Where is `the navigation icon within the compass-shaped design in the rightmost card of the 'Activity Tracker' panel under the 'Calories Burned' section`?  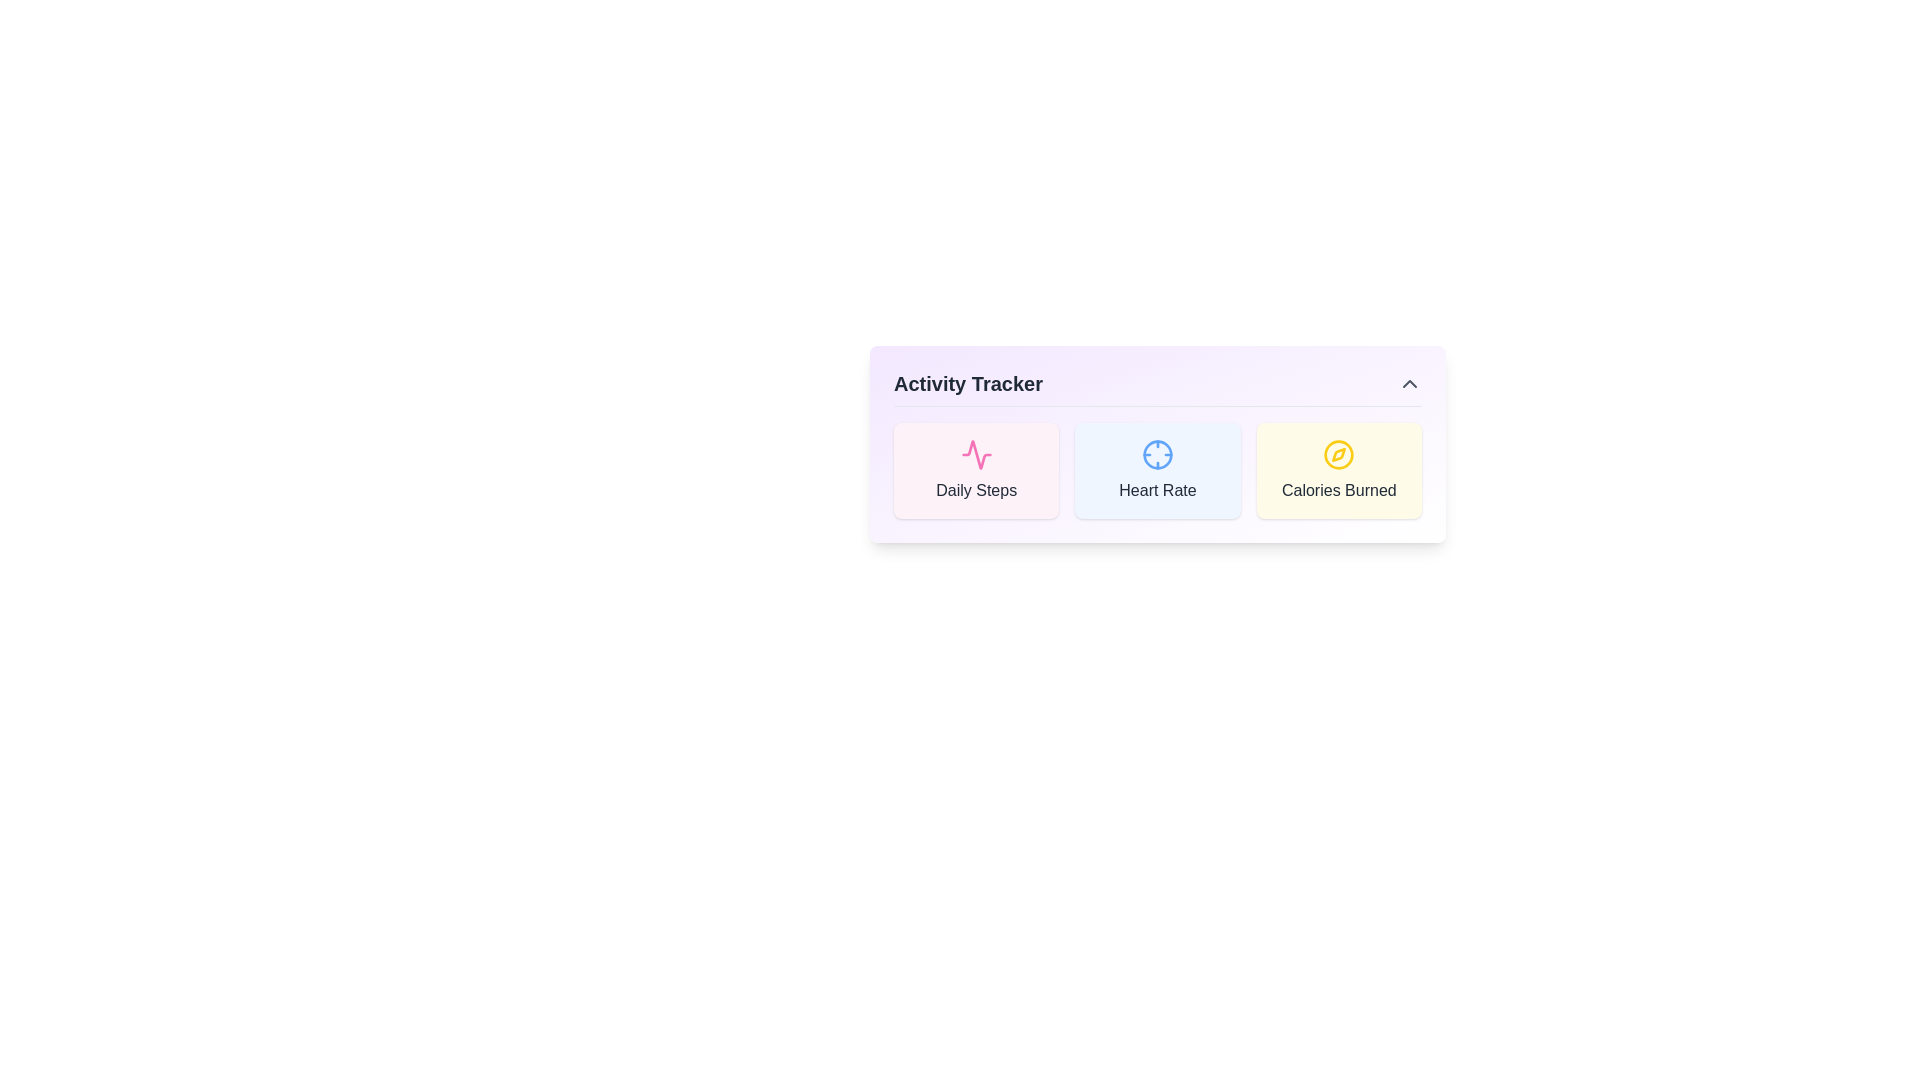
the navigation icon within the compass-shaped design in the rightmost card of the 'Activity Tracker' panel under the 'Calories Burned' section is located at coordinates (1339, 455).